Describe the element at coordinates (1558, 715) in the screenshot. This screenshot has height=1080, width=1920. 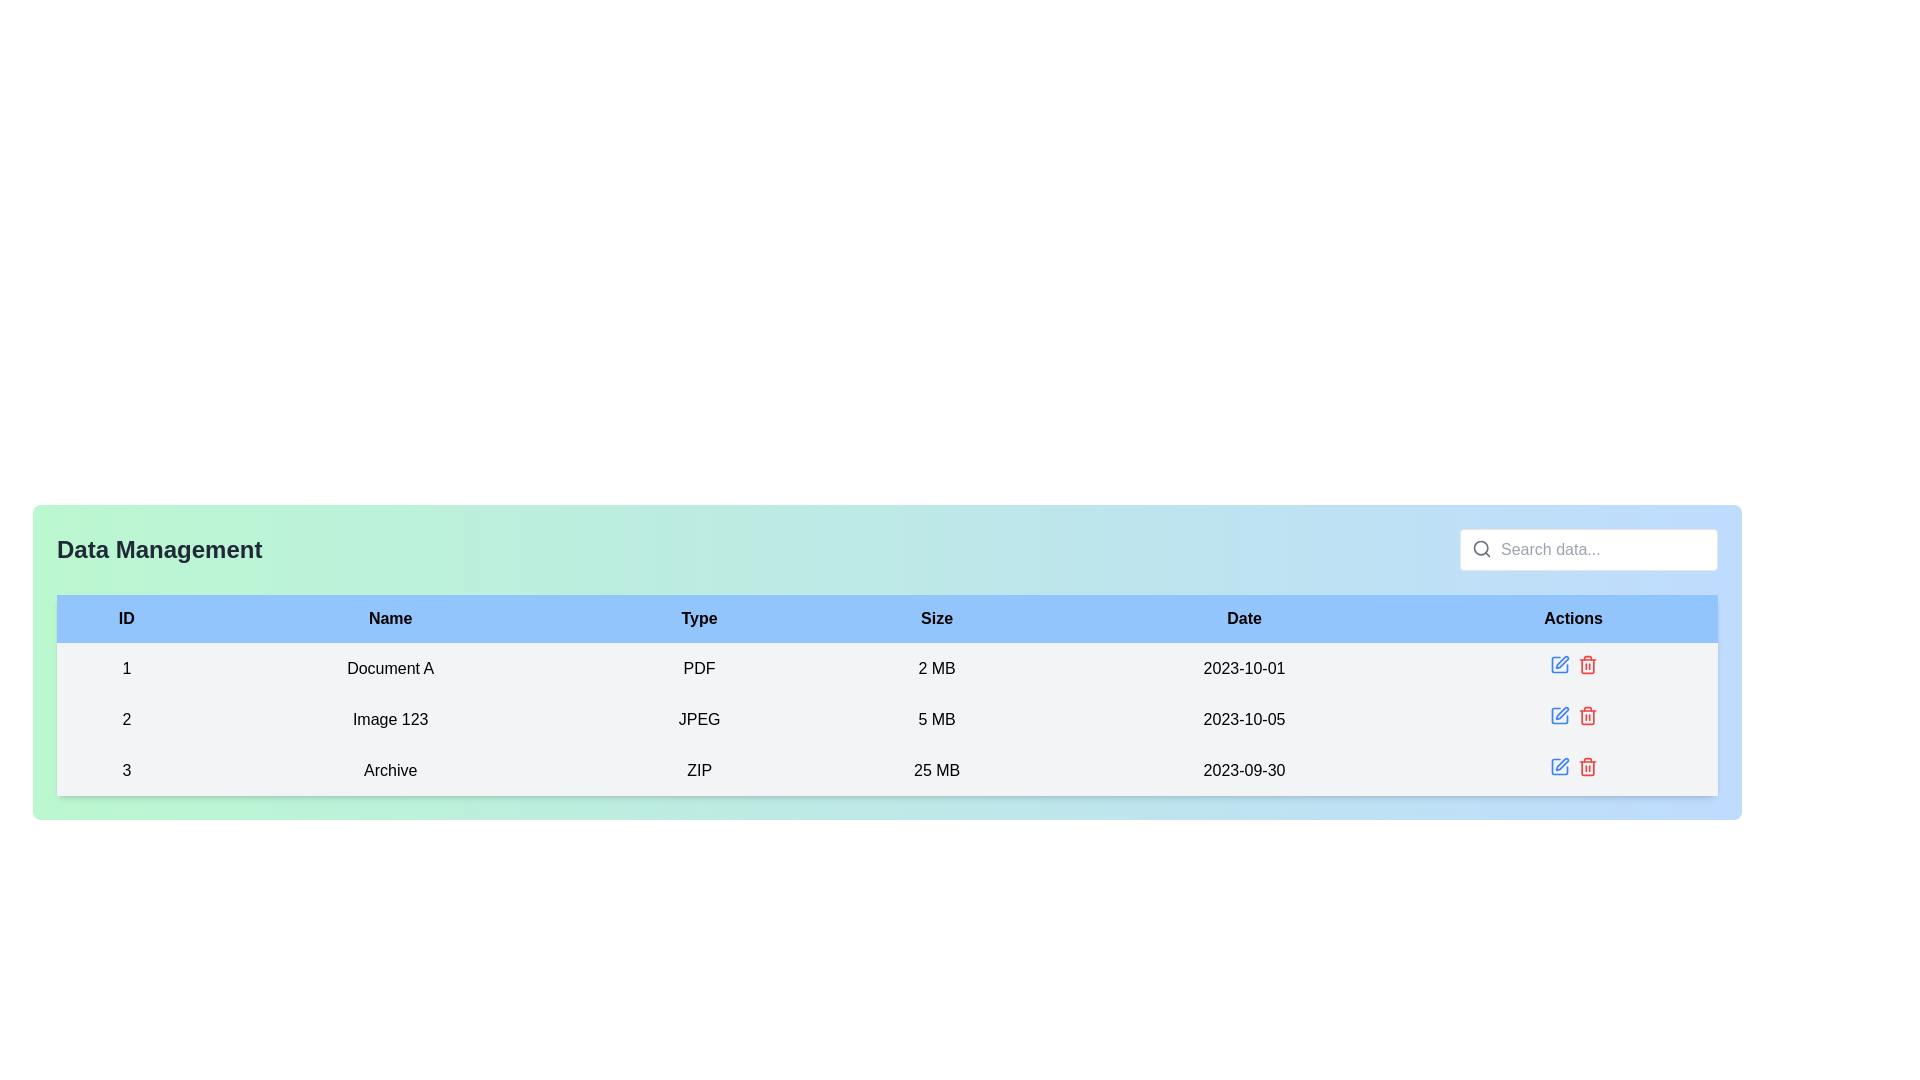
I see `the edit icon button located in the 'Actions' column of the second entry in the data table, which allows users to modify the related entry` at that location.